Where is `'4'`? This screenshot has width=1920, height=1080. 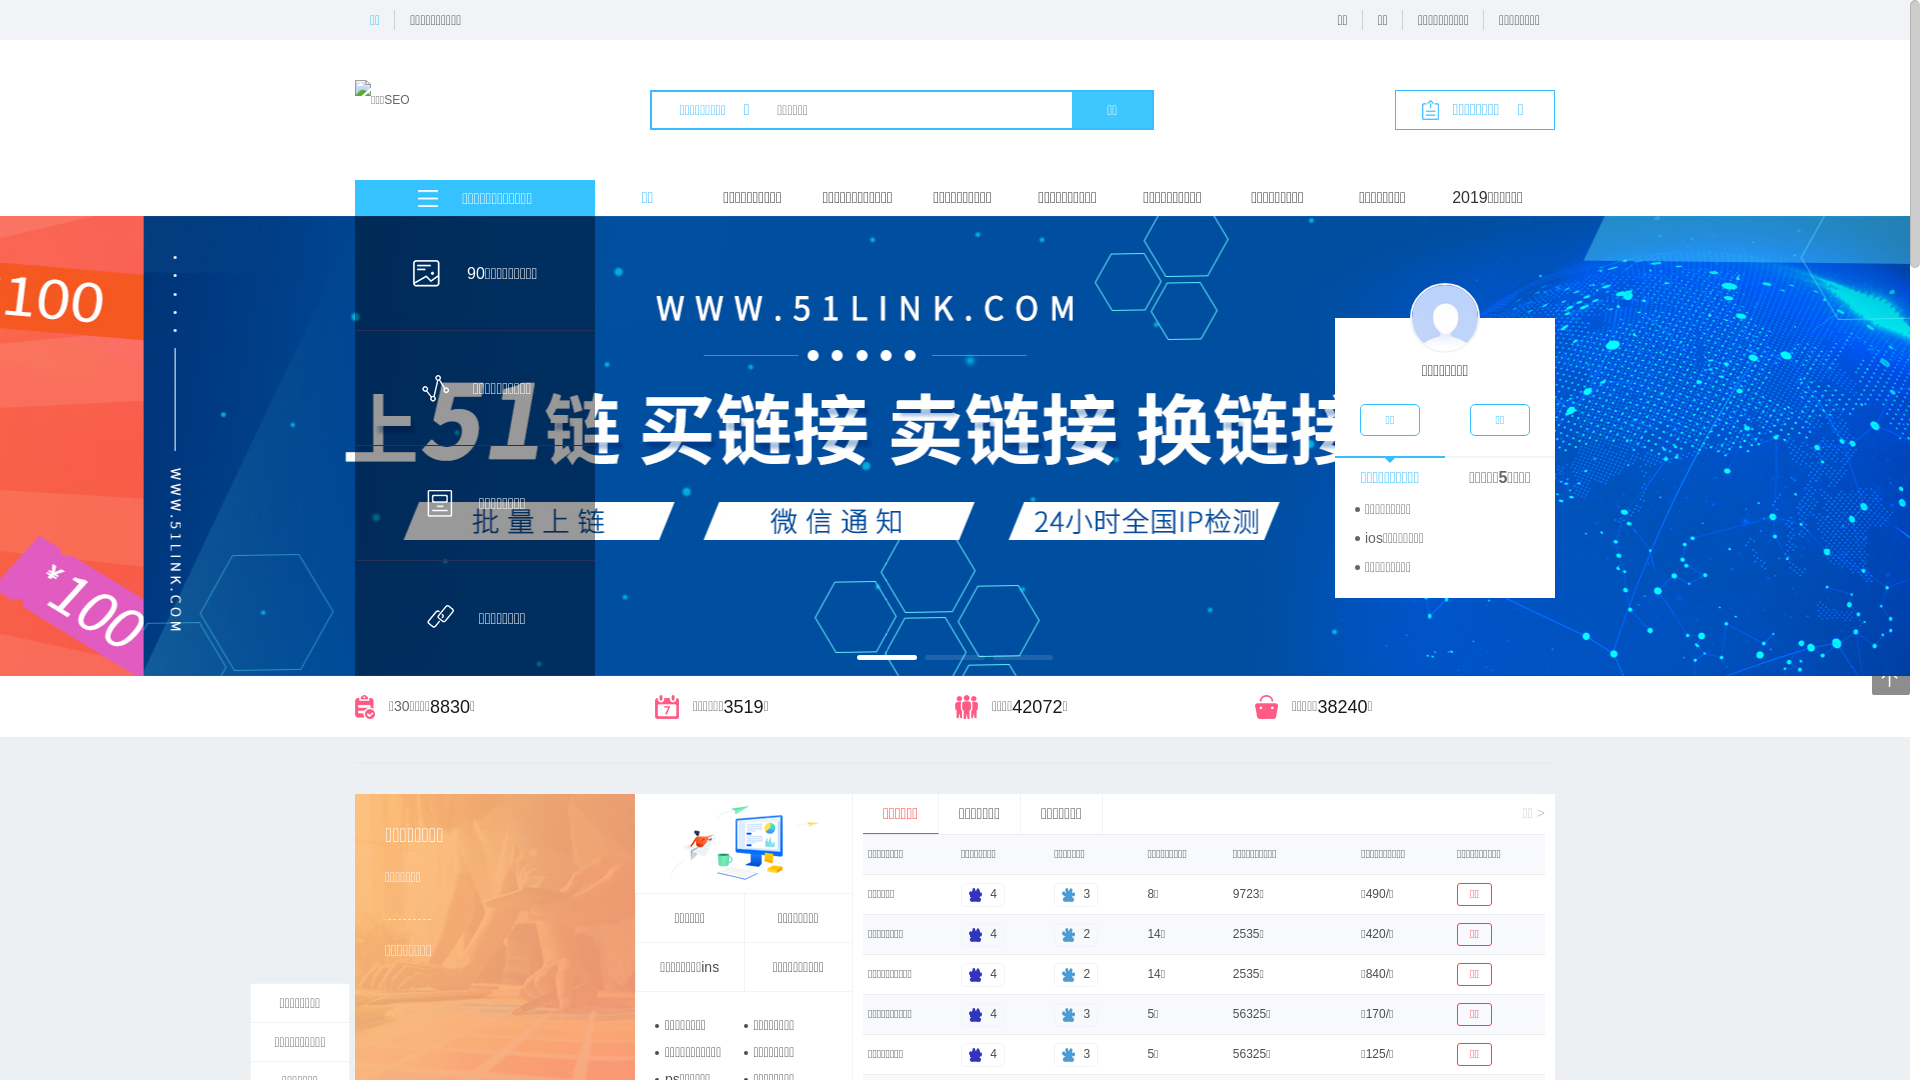 '4' is located at coordinates (983, 933).